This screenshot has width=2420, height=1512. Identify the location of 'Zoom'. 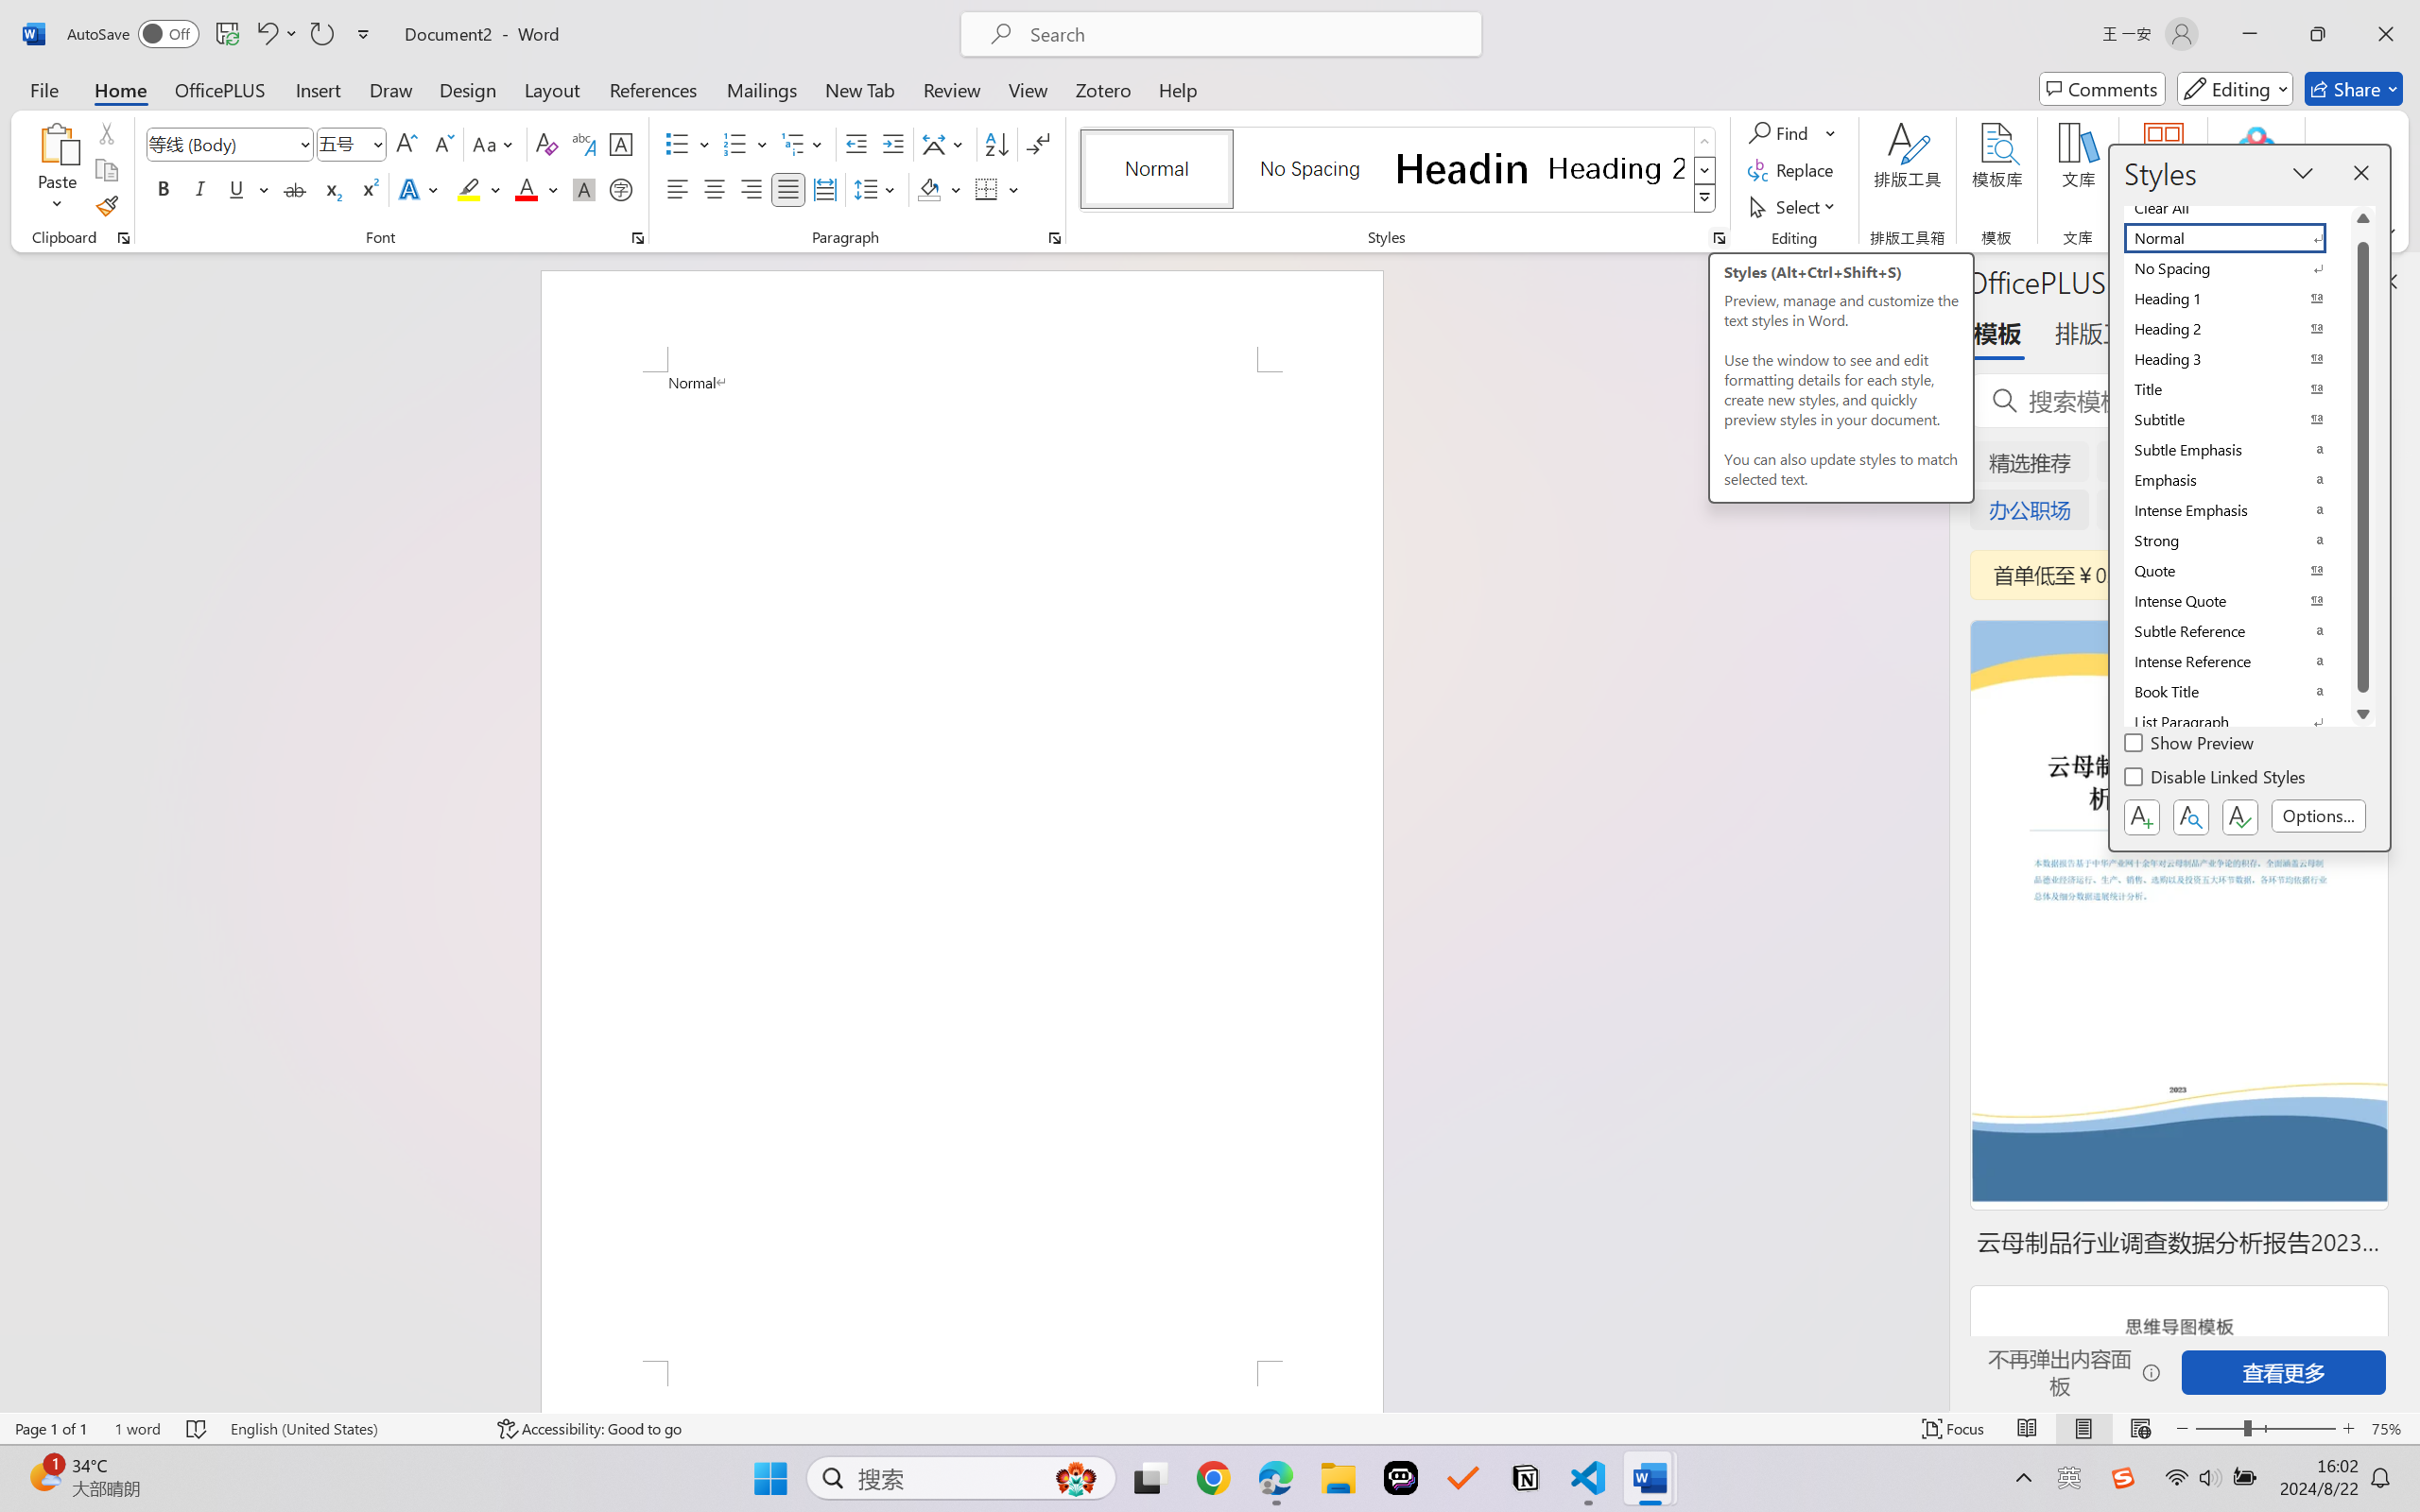
(2266, 1428).